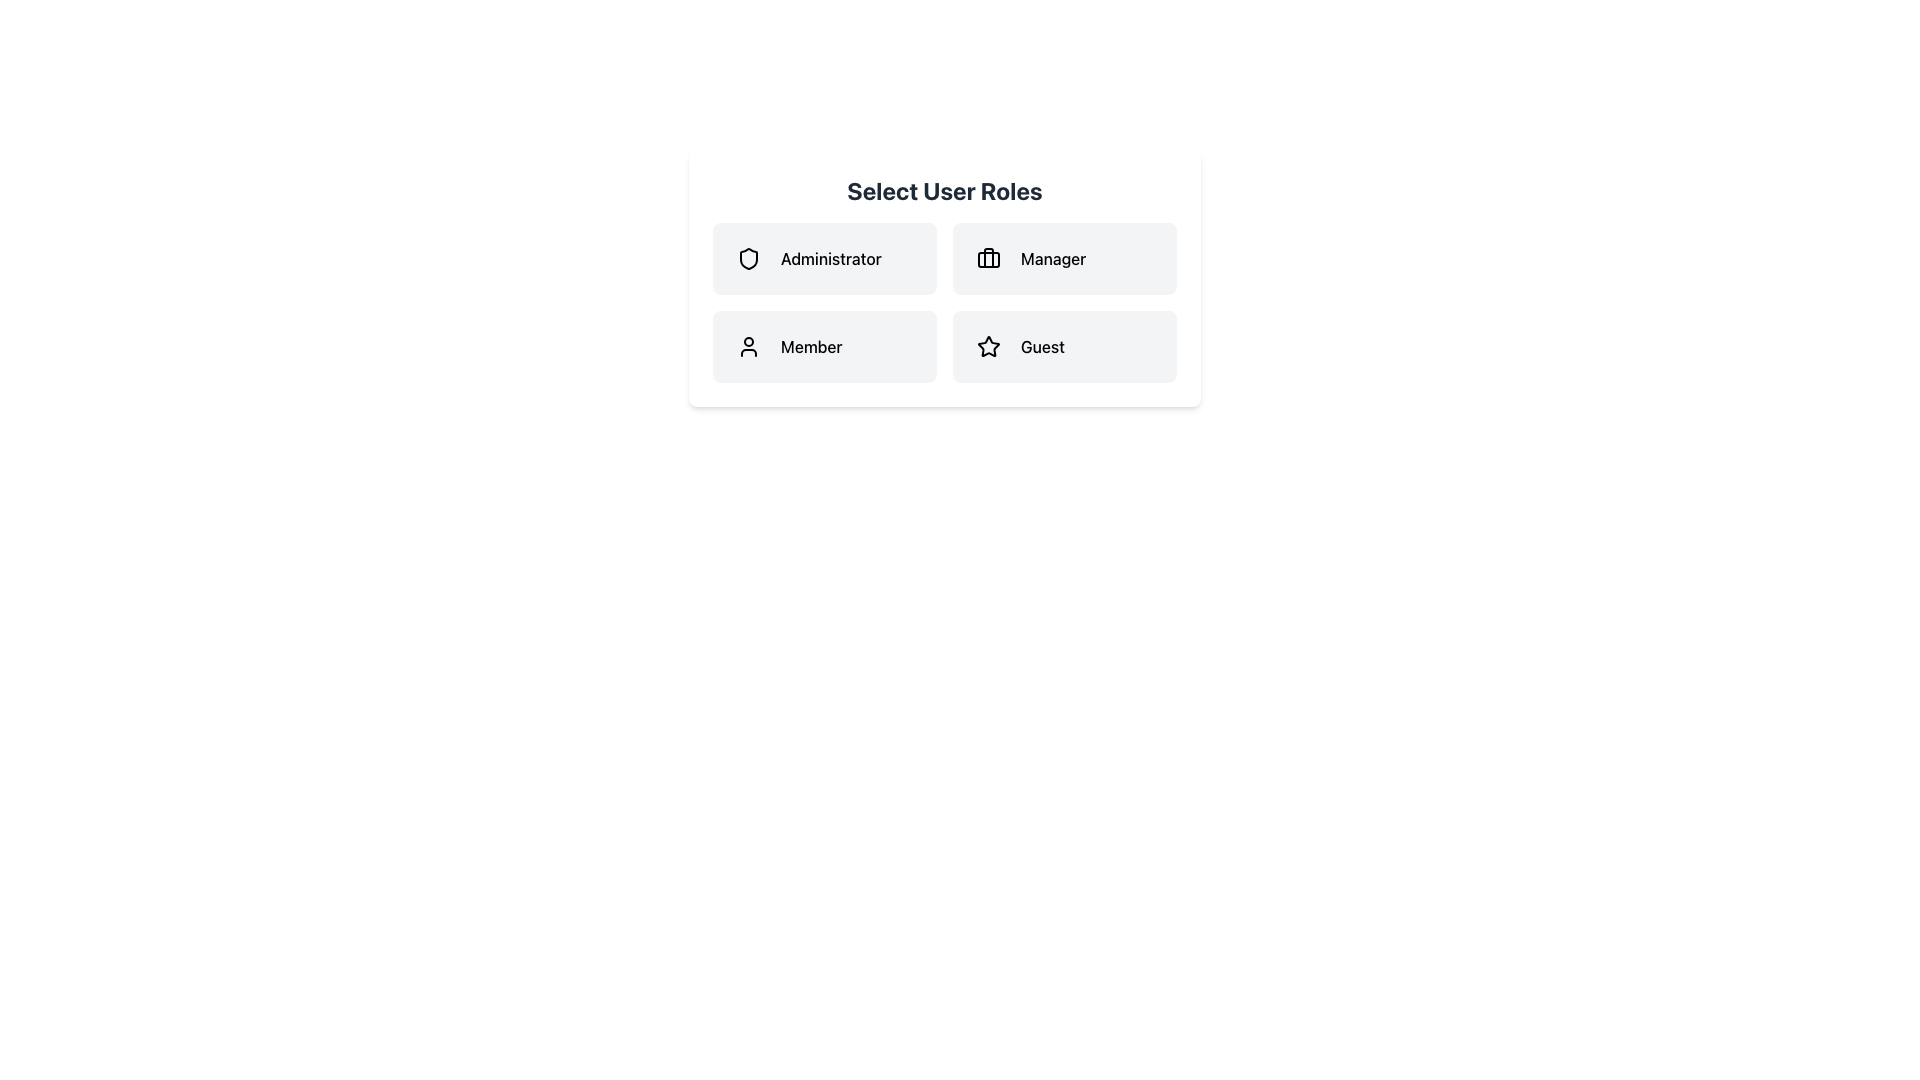 This screenshot has width=1920, height=1080. What do you see at coordinates (988, 258) in the screenshot?
I see `the rectangular portion of the suitcase icon representing the 'Manager' role in the user interface` at bounding box center [988, 258].